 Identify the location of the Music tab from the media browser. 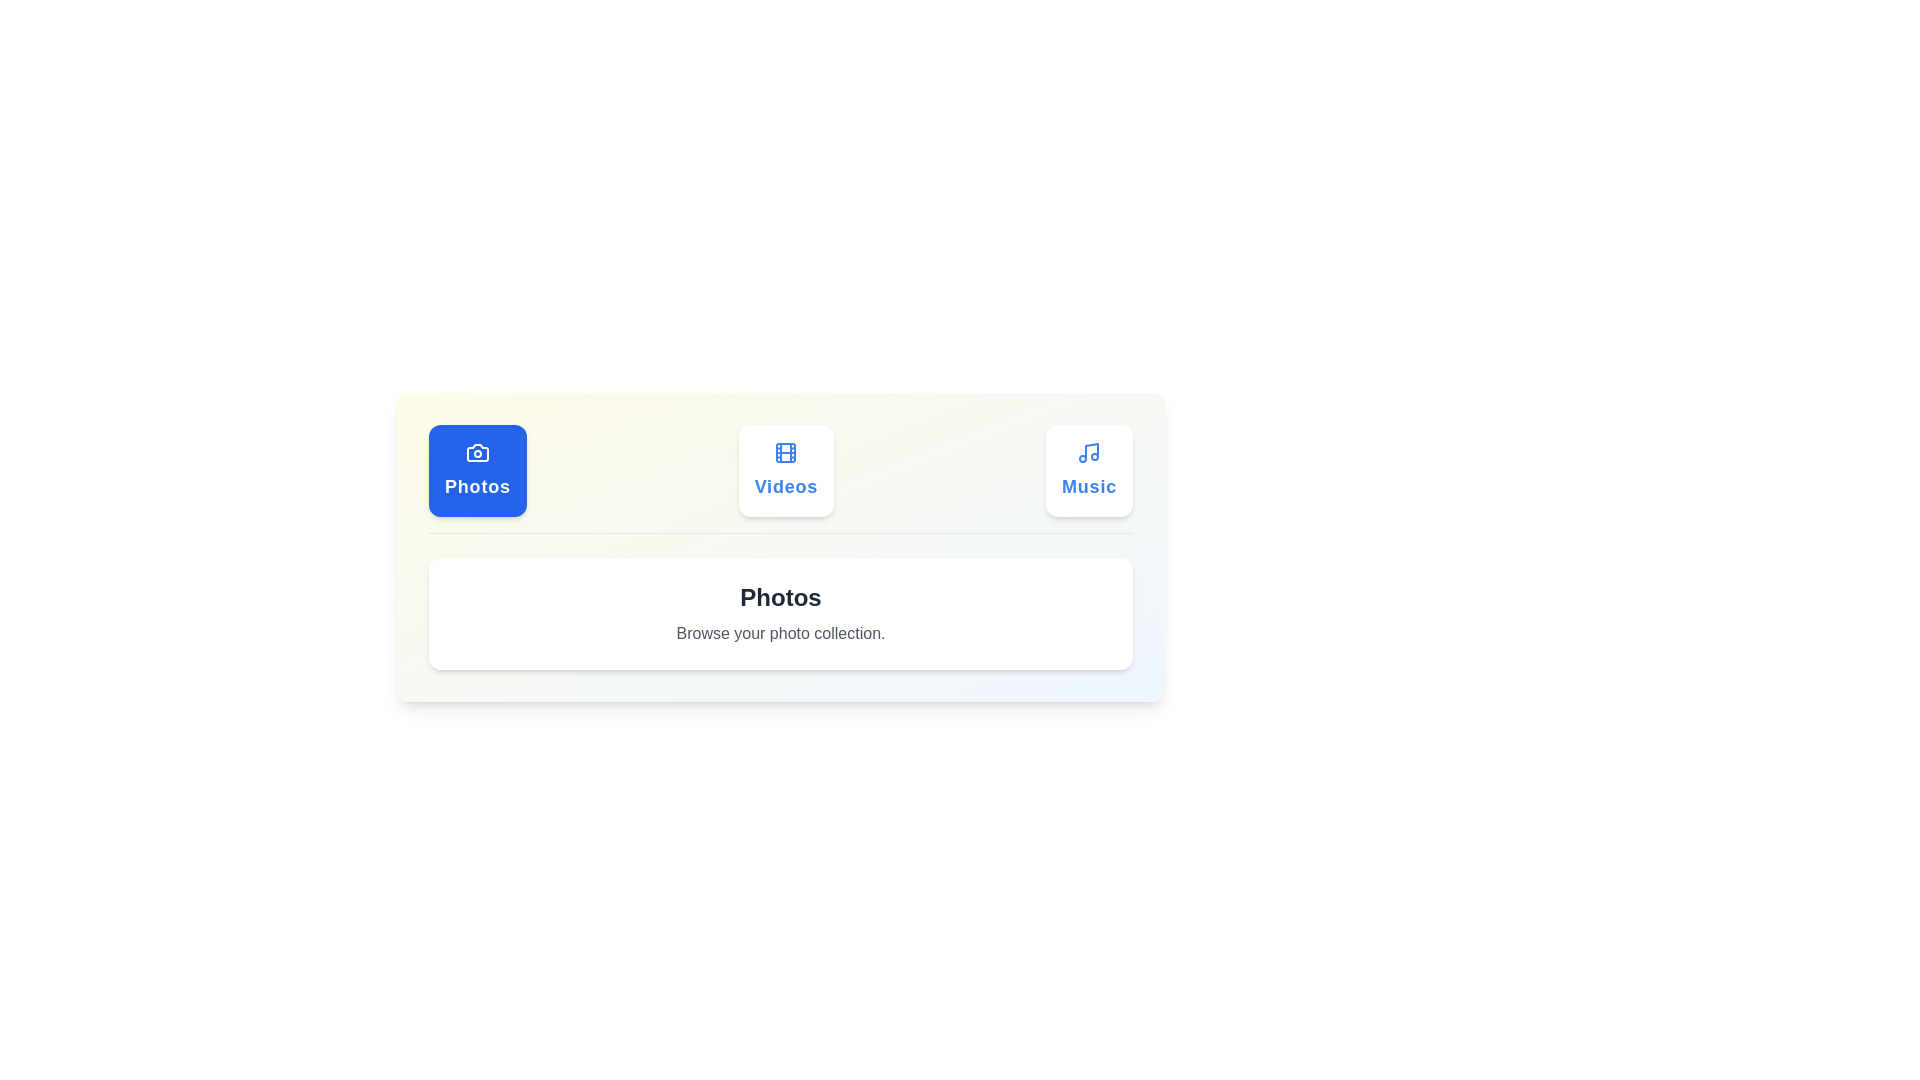
(1088, 470).